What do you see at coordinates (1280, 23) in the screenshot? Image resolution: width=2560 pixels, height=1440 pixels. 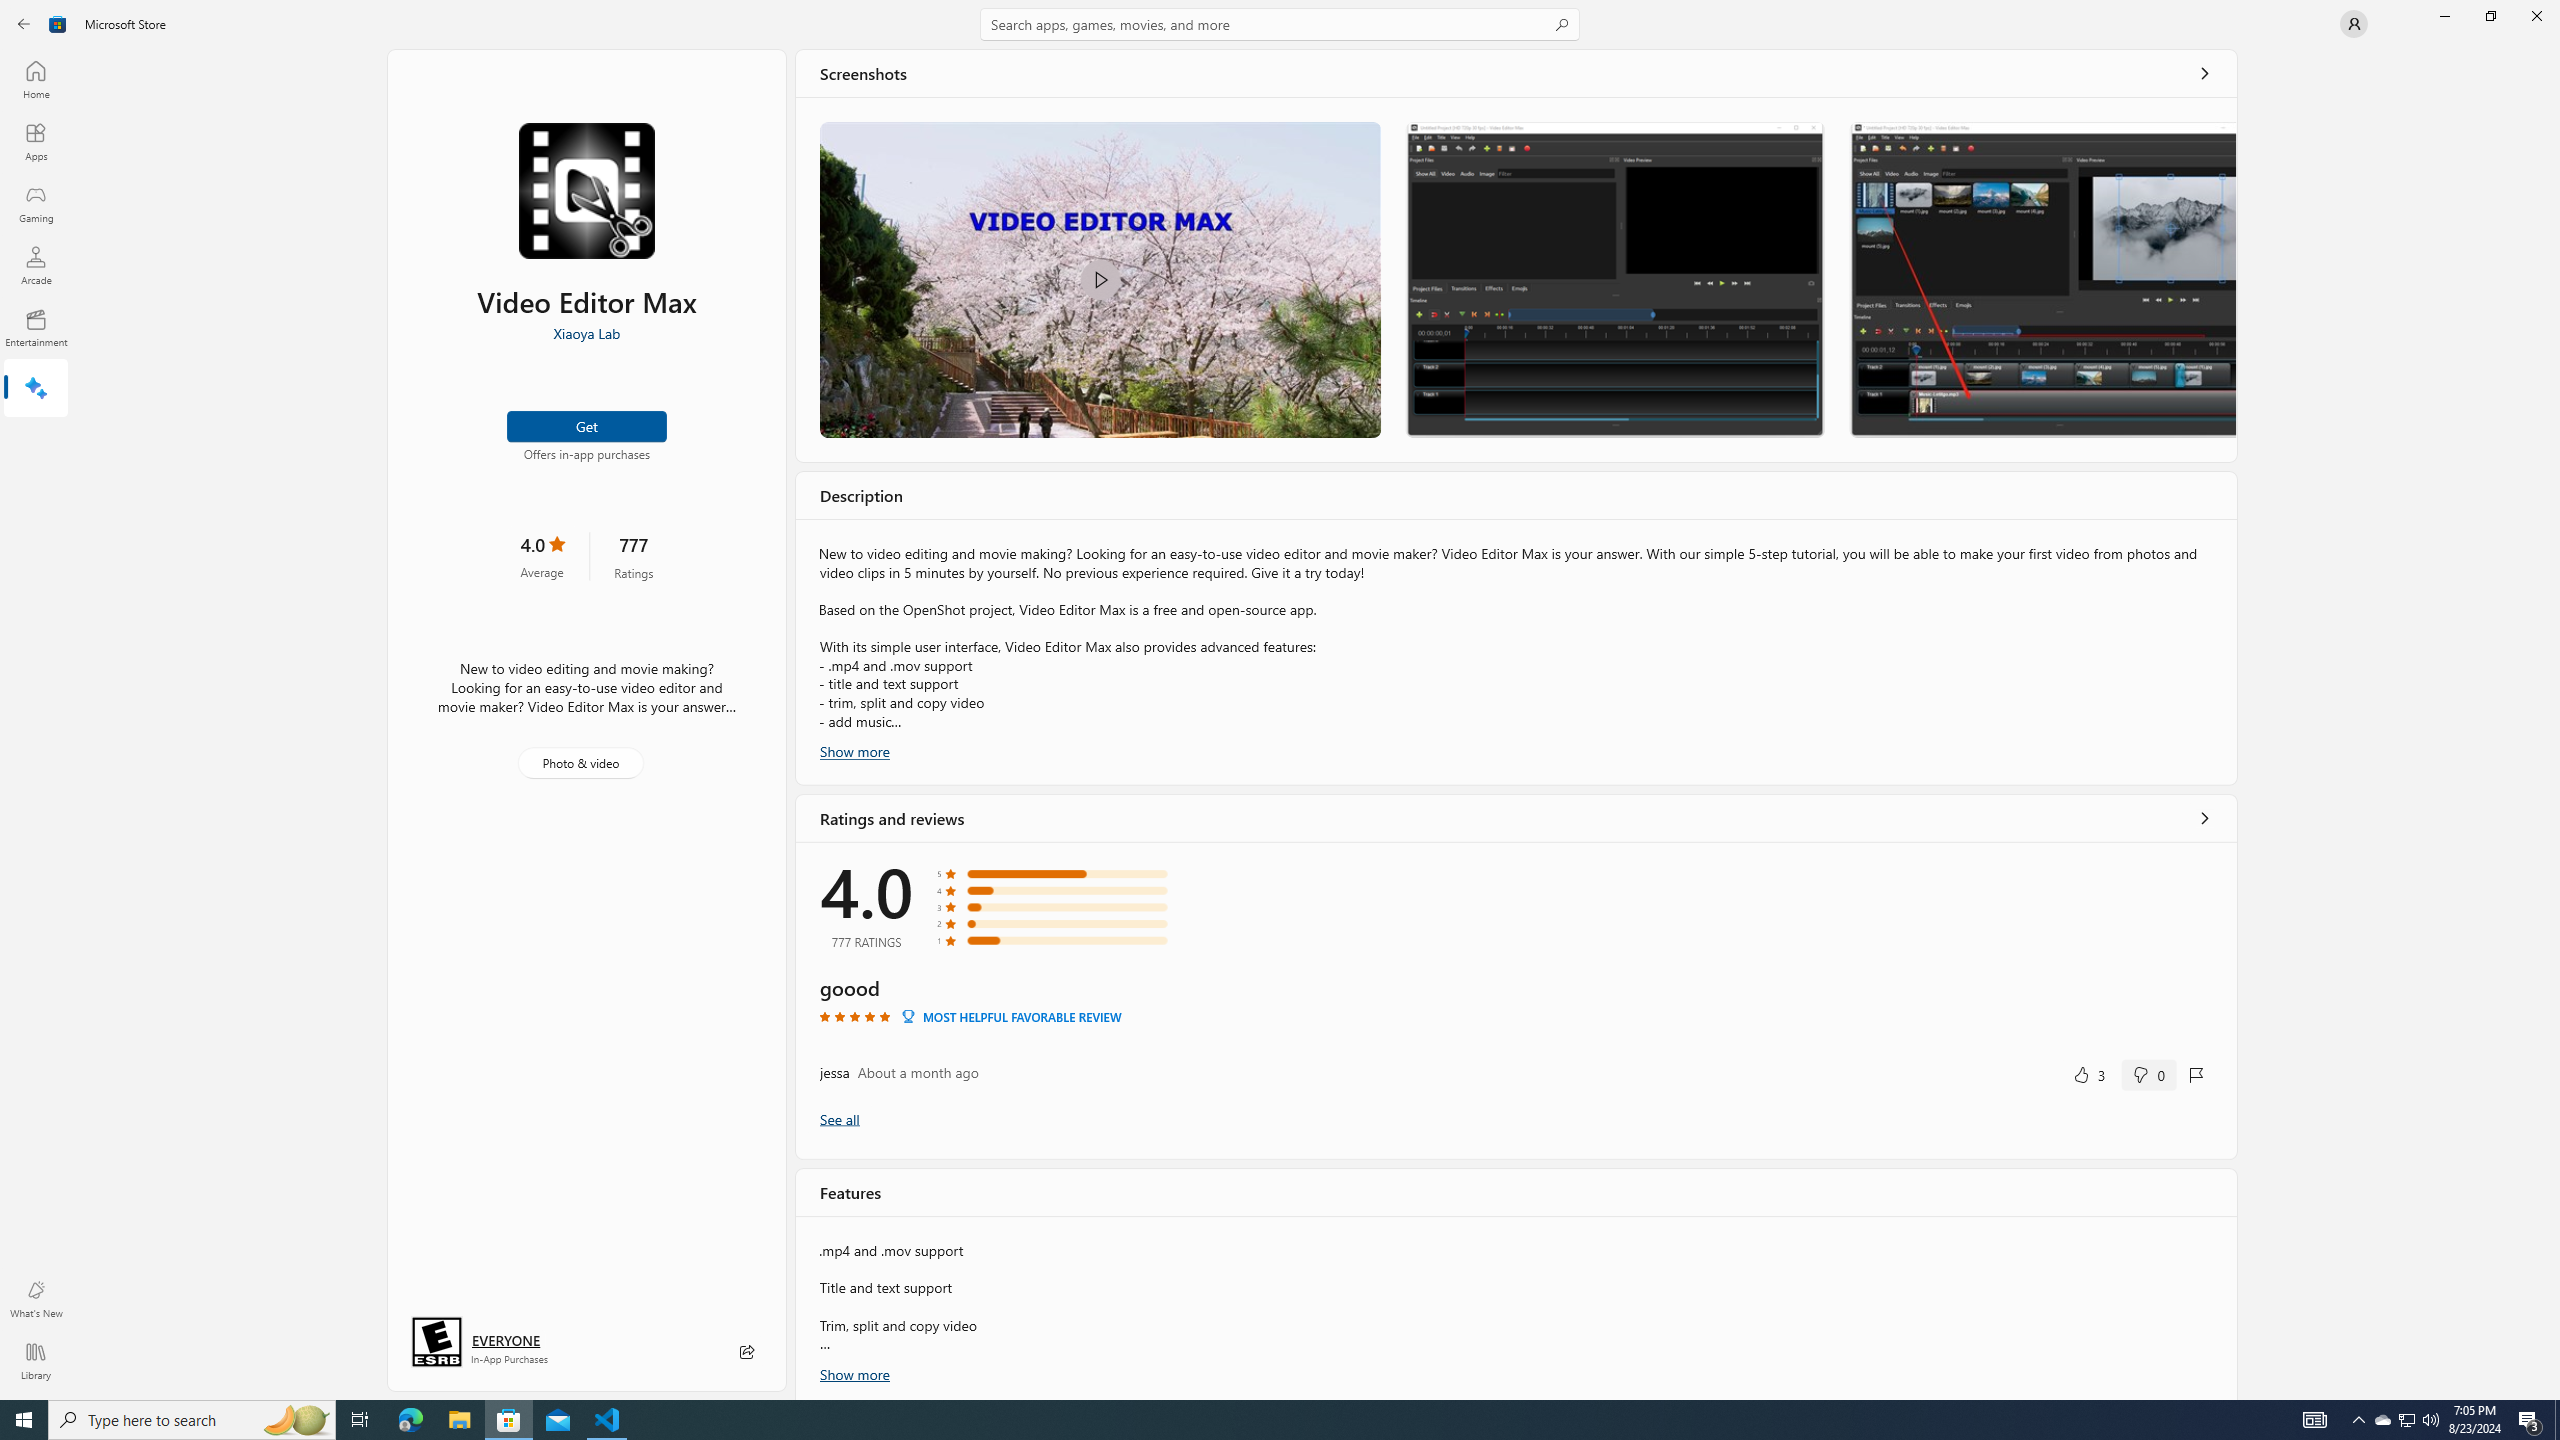 I see `'Search'` at bounding box center [1280, 23].